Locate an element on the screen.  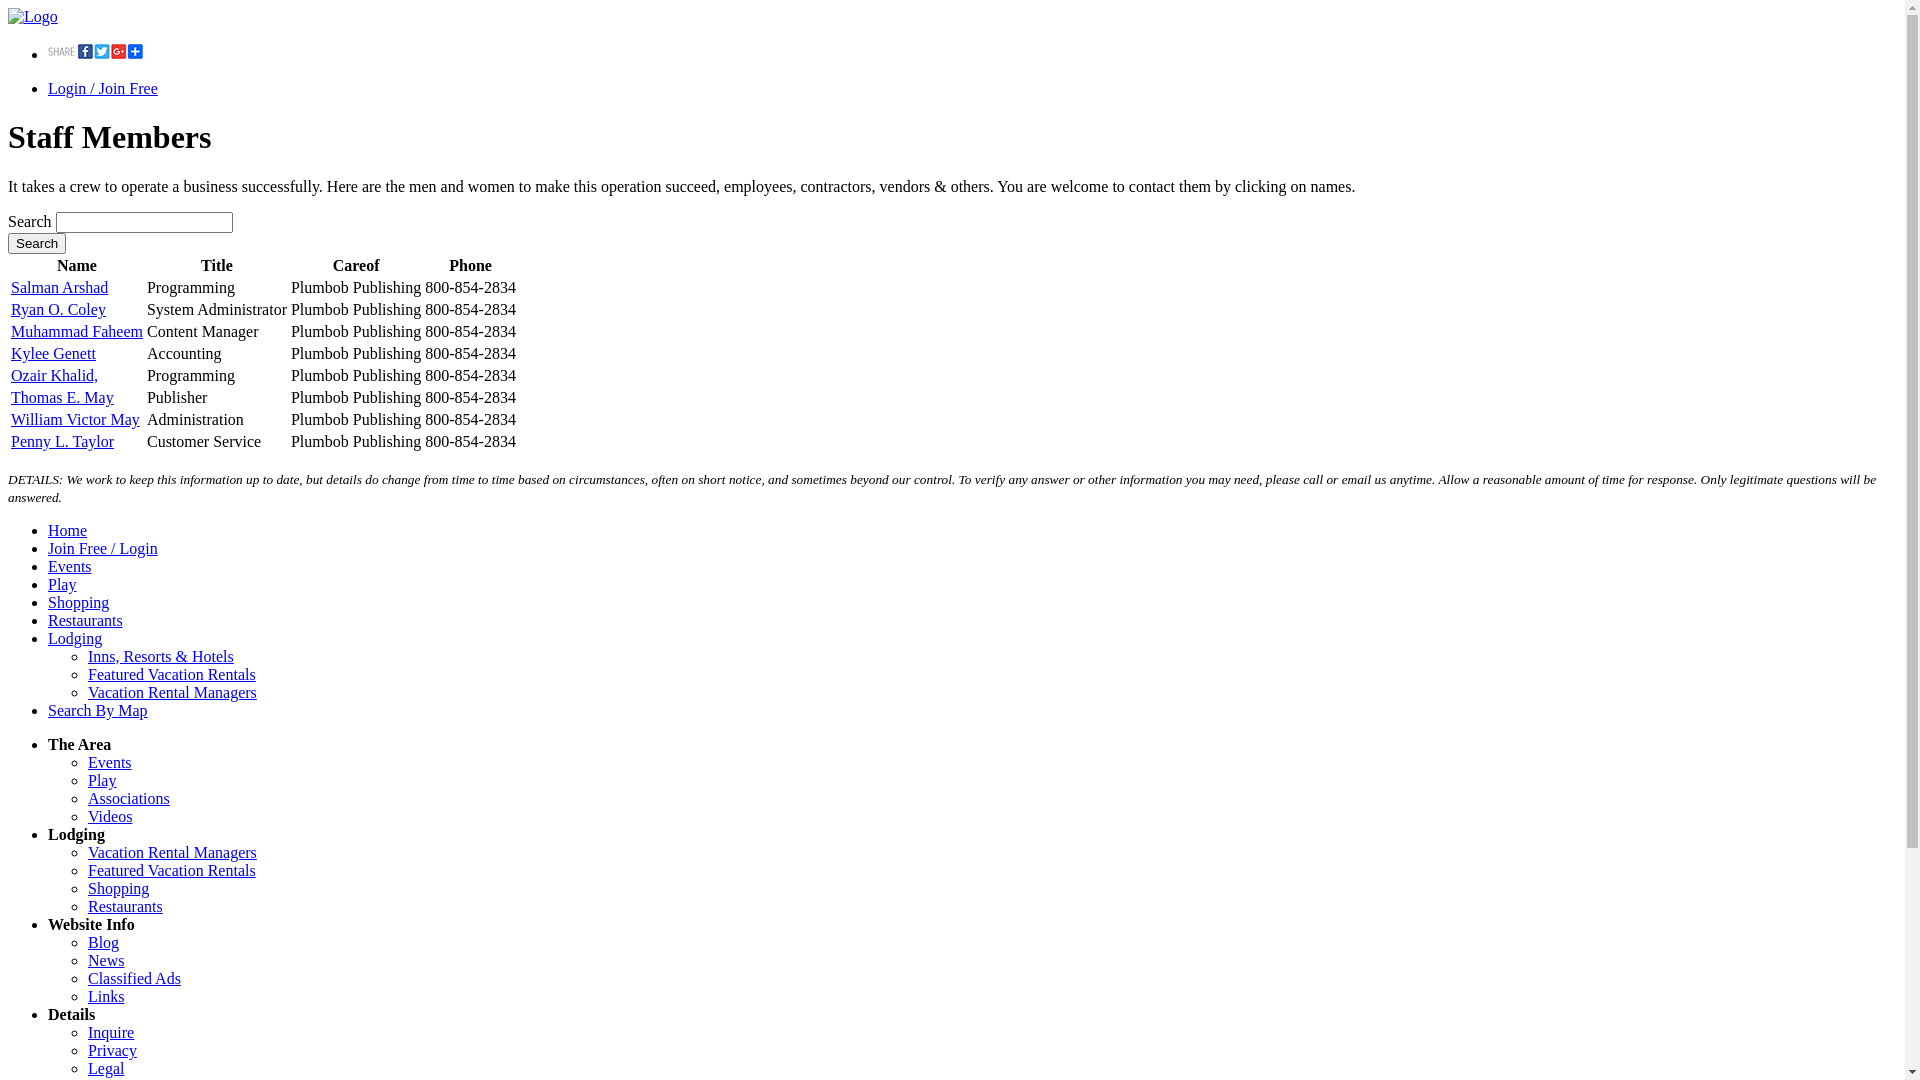
'Events' is located at coordinates (70, 566).